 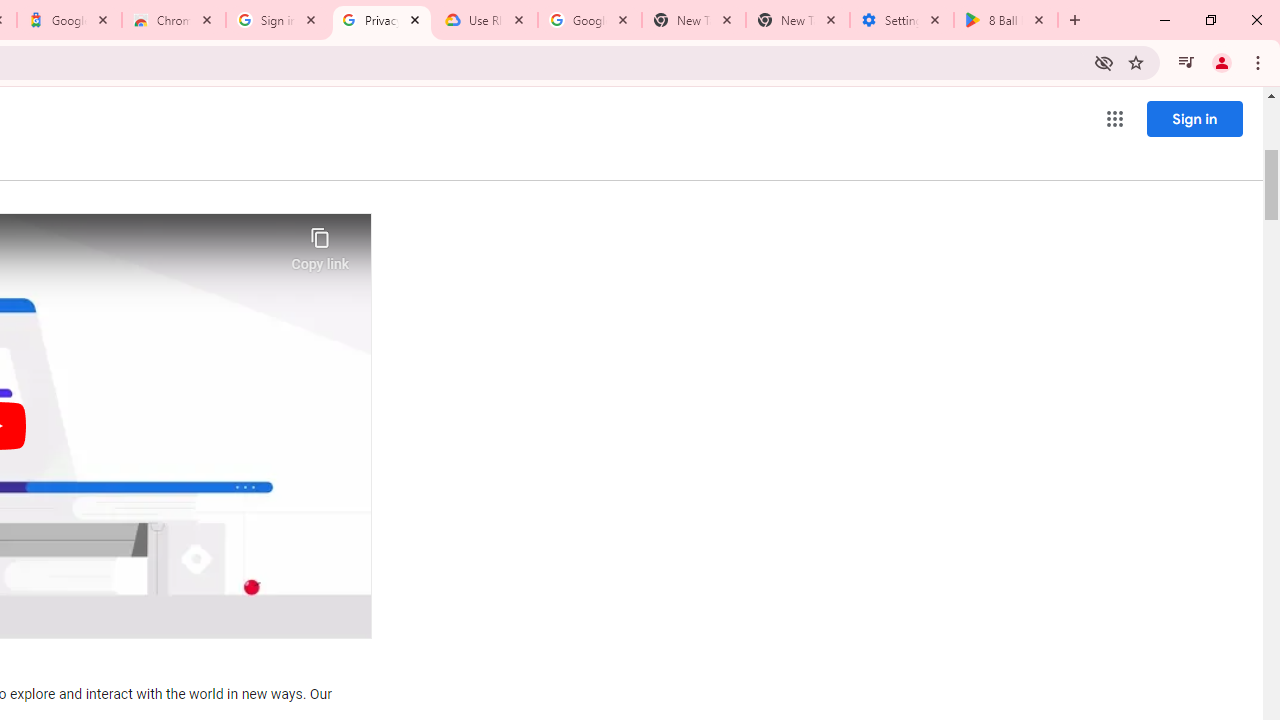 What do you see at coordinates (1185, 61) in the screenshot?
I see `'Control your music, videos, and more'` at bounding box center [1185, 61].